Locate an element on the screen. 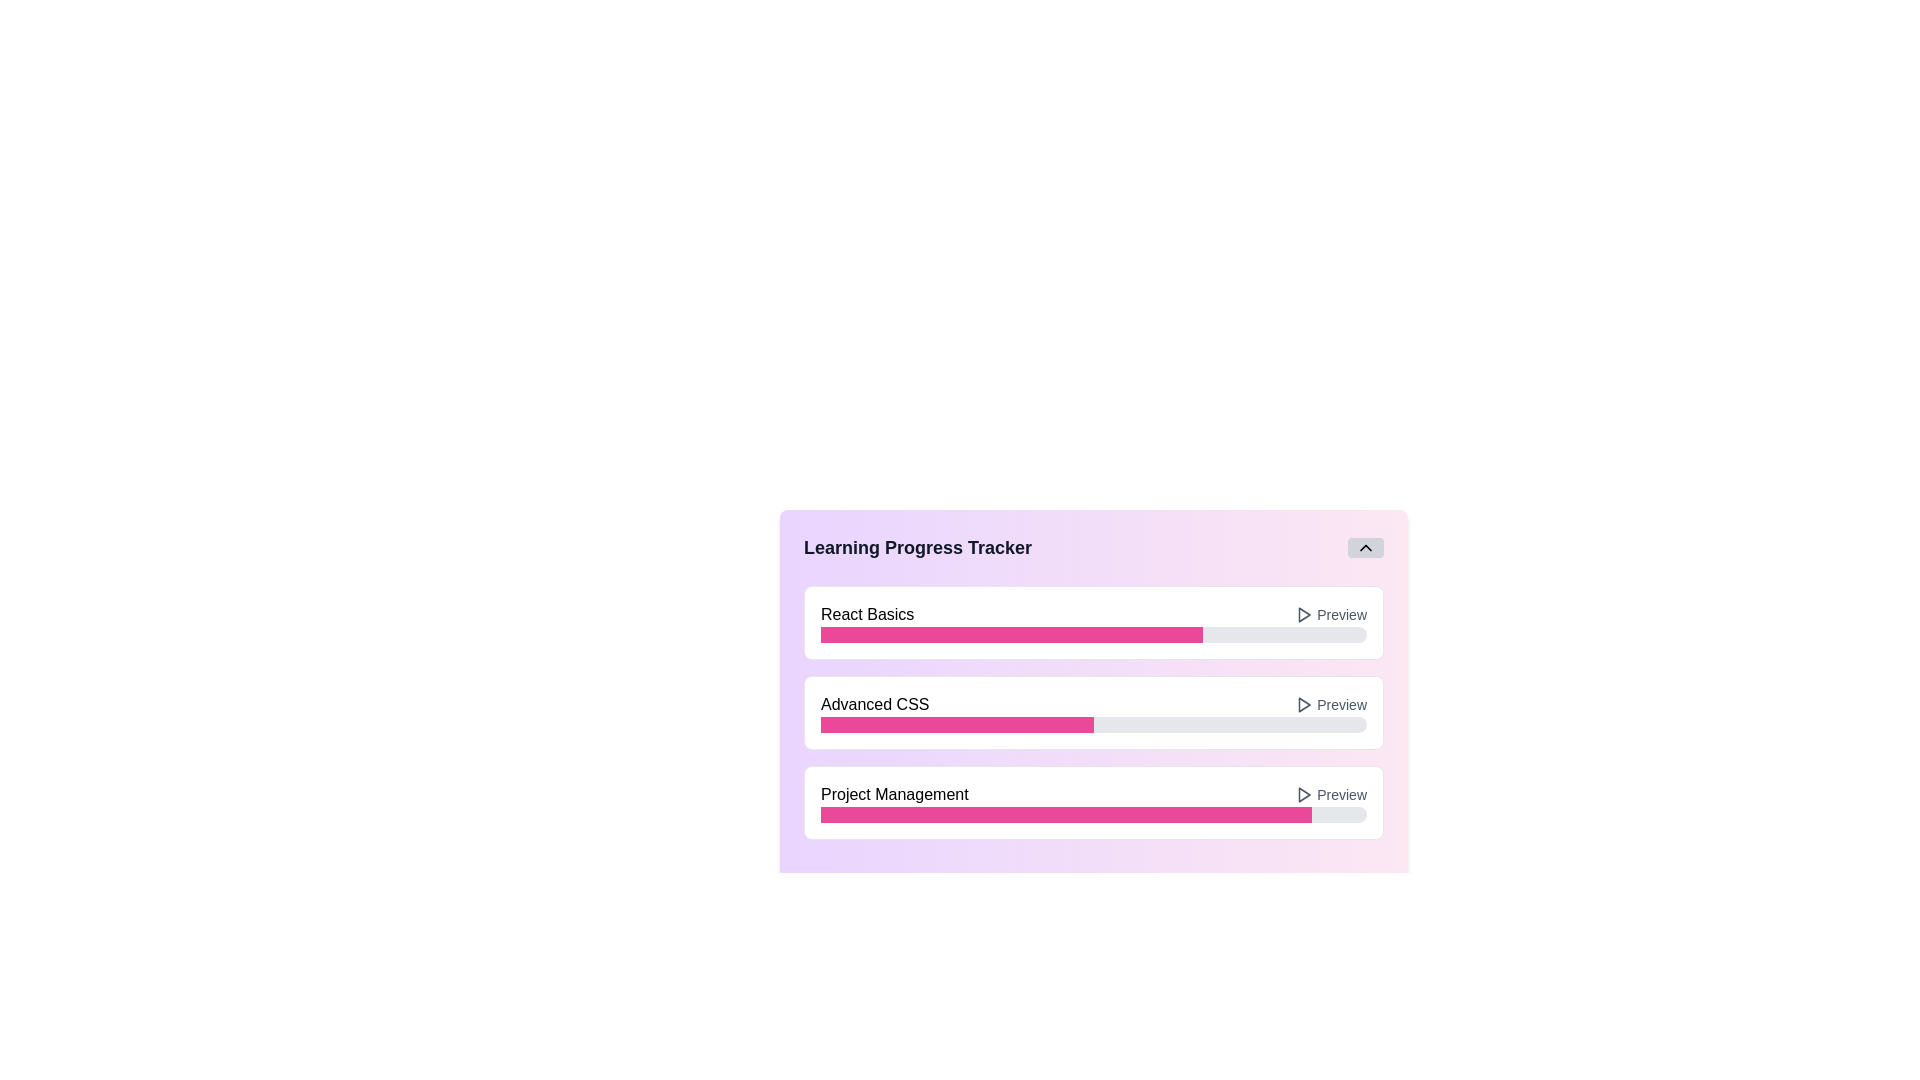 The height and width of the screenshot is (1080, 1920). the horizontal progress bar with a gray background and a pink indicator, located below the 'Advanced CSS' label in the 'Learning Progress Tracker' interface is located at coordinates (1093, 725).